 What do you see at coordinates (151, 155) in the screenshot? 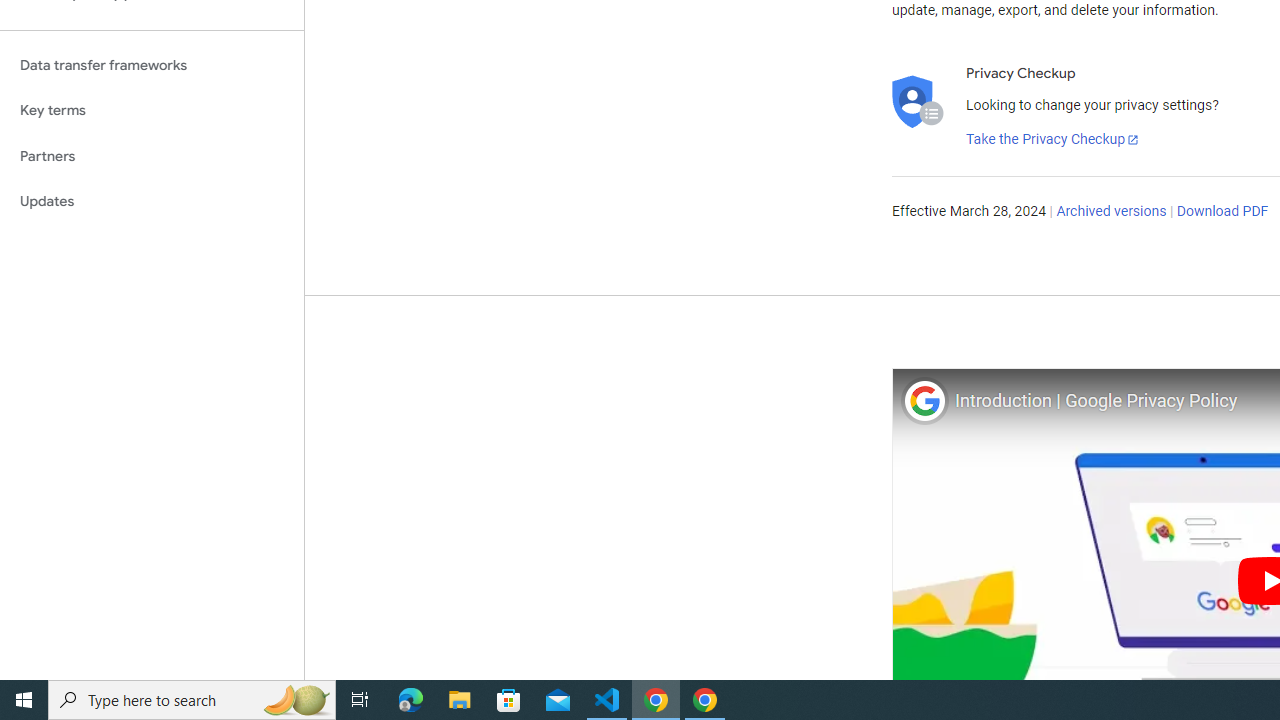
I see `'Partners'` at bounding box center [151, 155].